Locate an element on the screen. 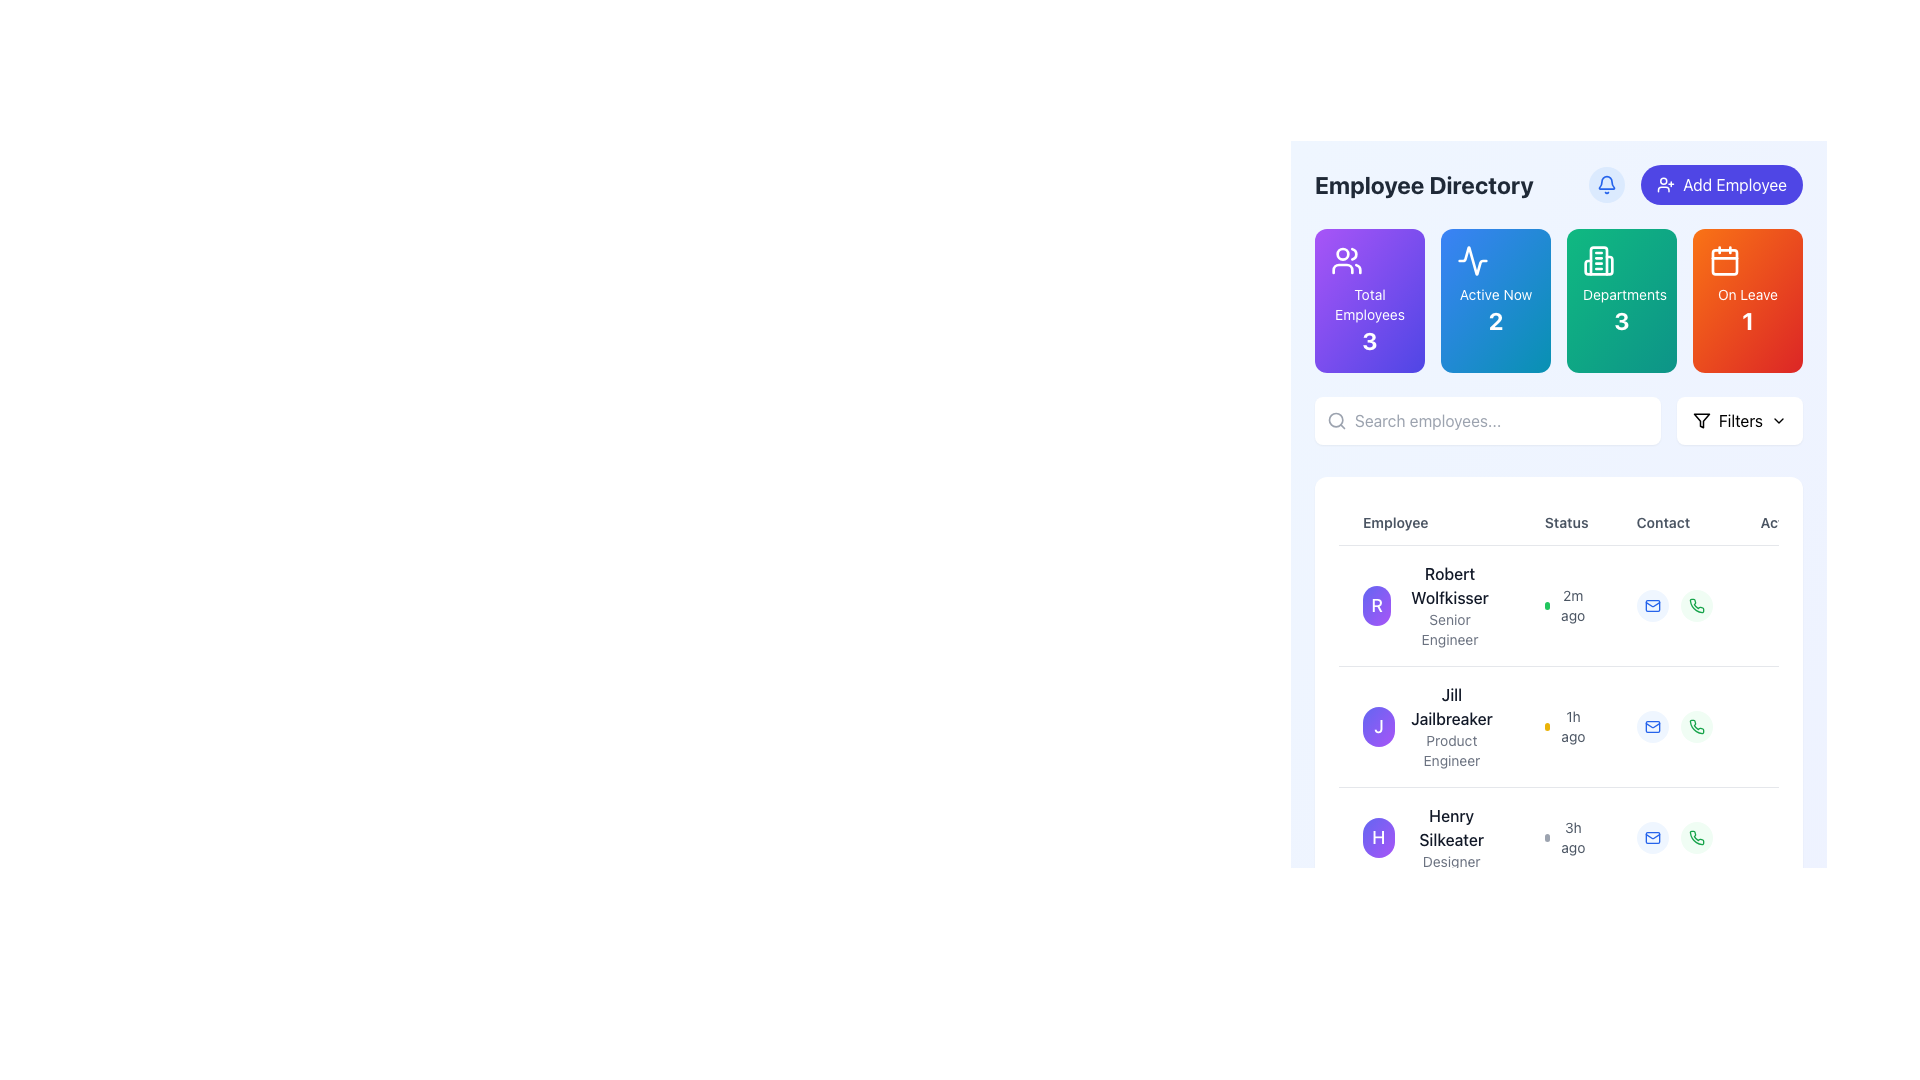  the interactive ellipsis button located in the 'Ac' column of 'Robert Wolfkisser' row is located at coordinates (1785, 604).